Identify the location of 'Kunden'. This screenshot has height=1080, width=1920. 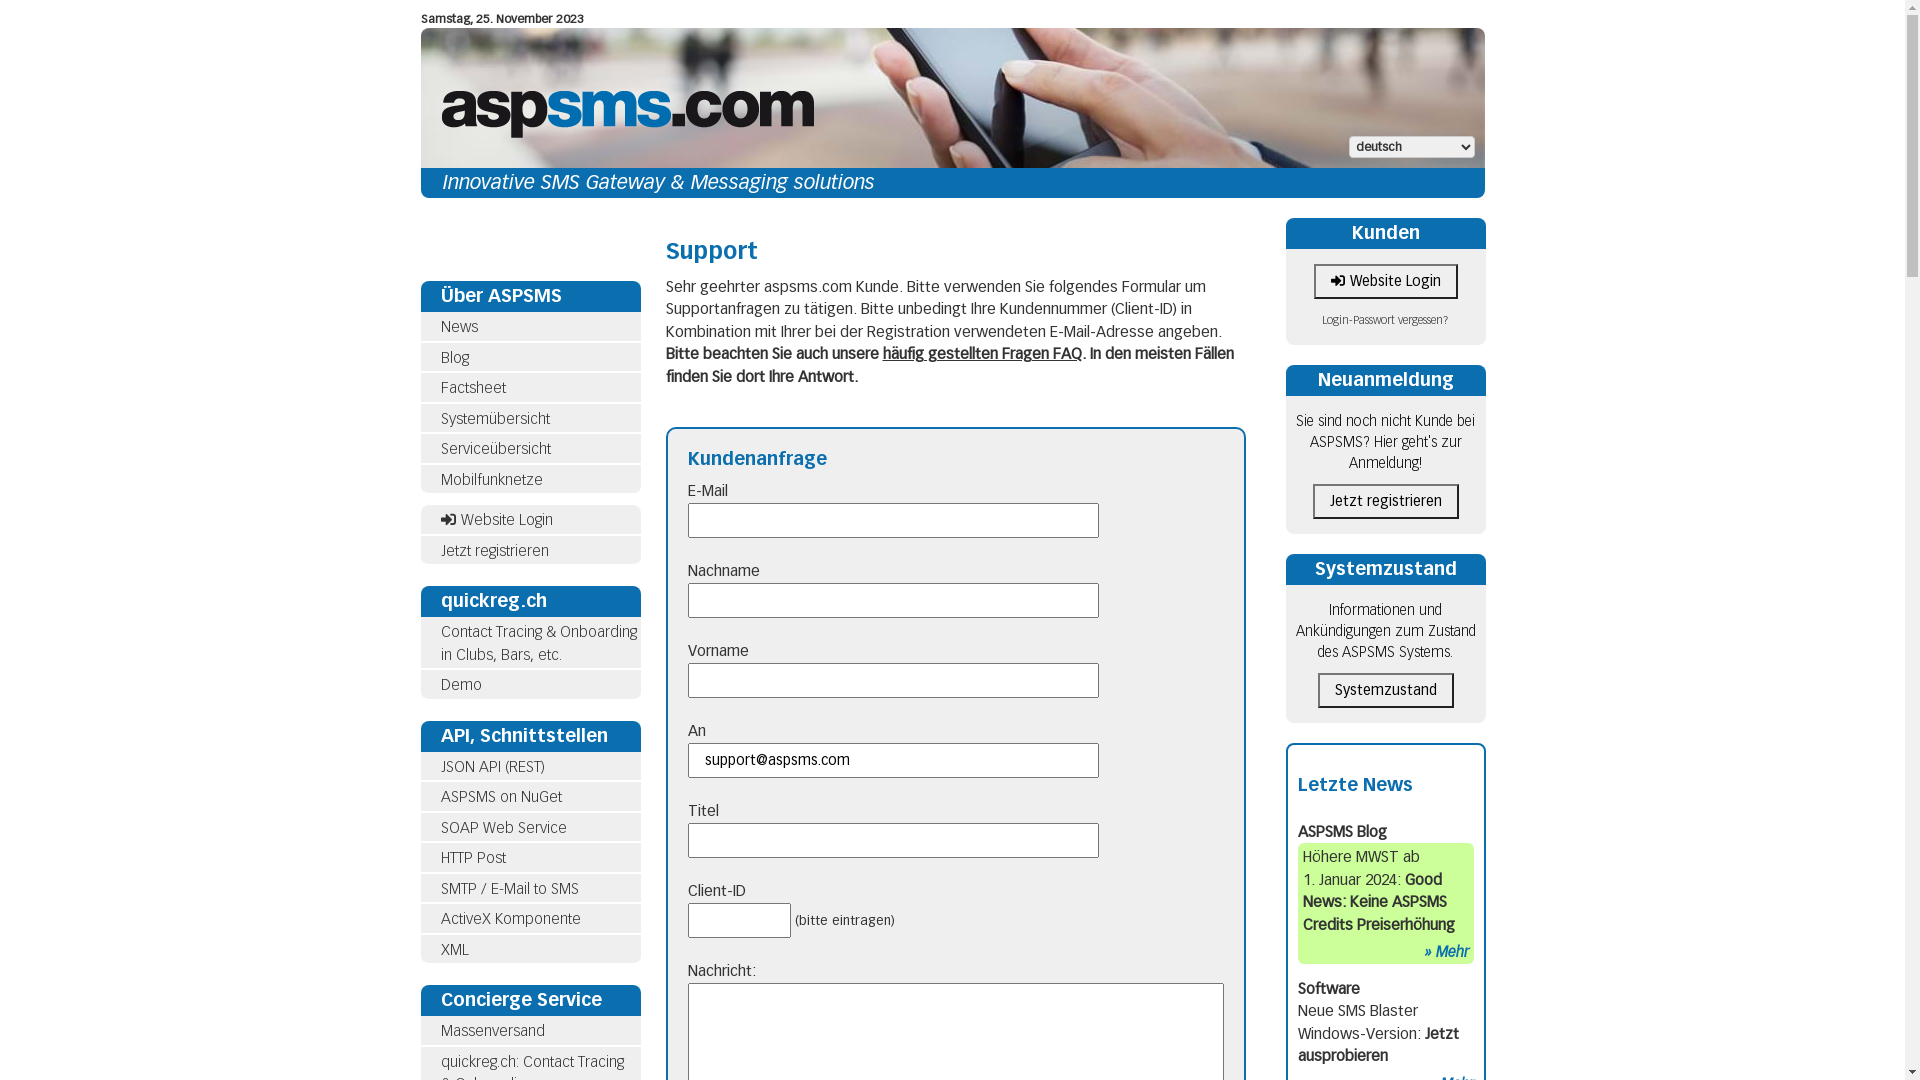
(1352, 231).